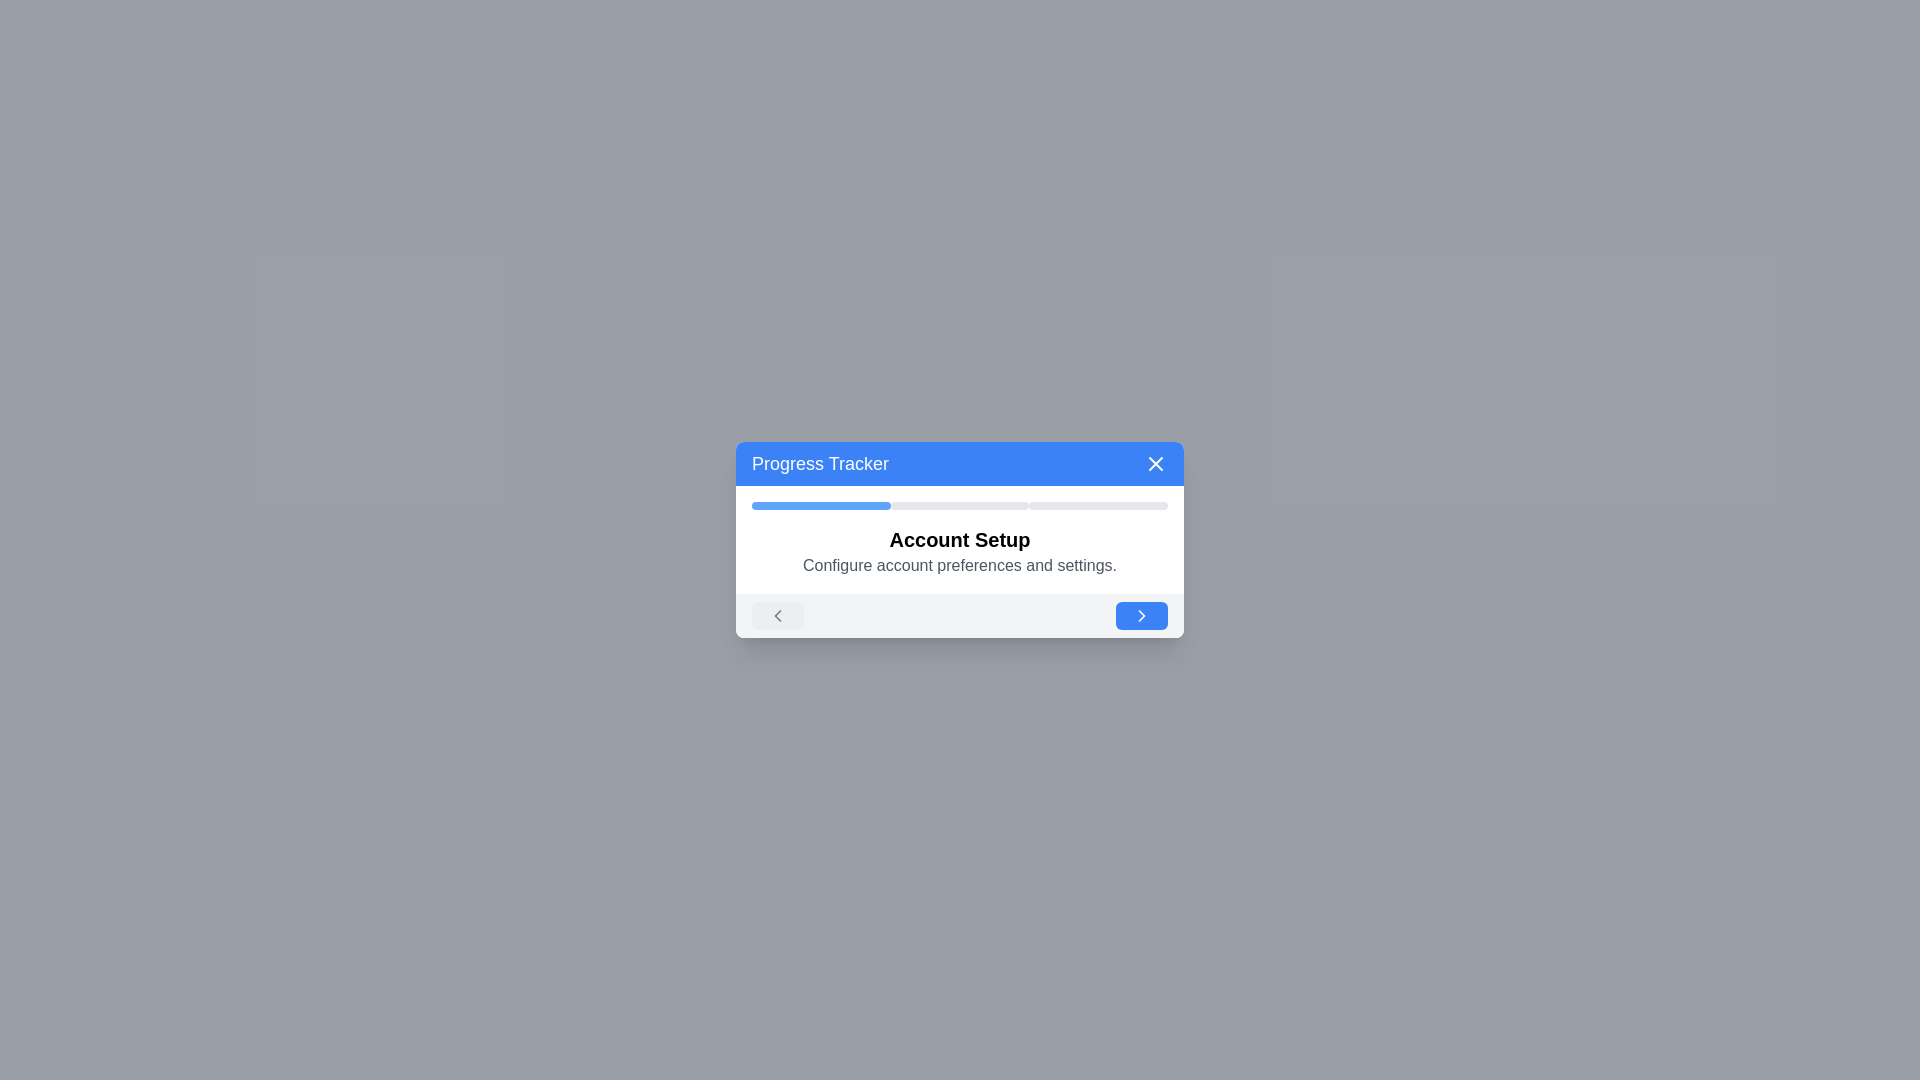  I want to click on the second segment of the horizontal progress bar, which is styled with a gray background and is located between a blue segment and another gray segment, beneath the 'Progress Tracker' title and above 'Account Setup.', so click(960, 504).